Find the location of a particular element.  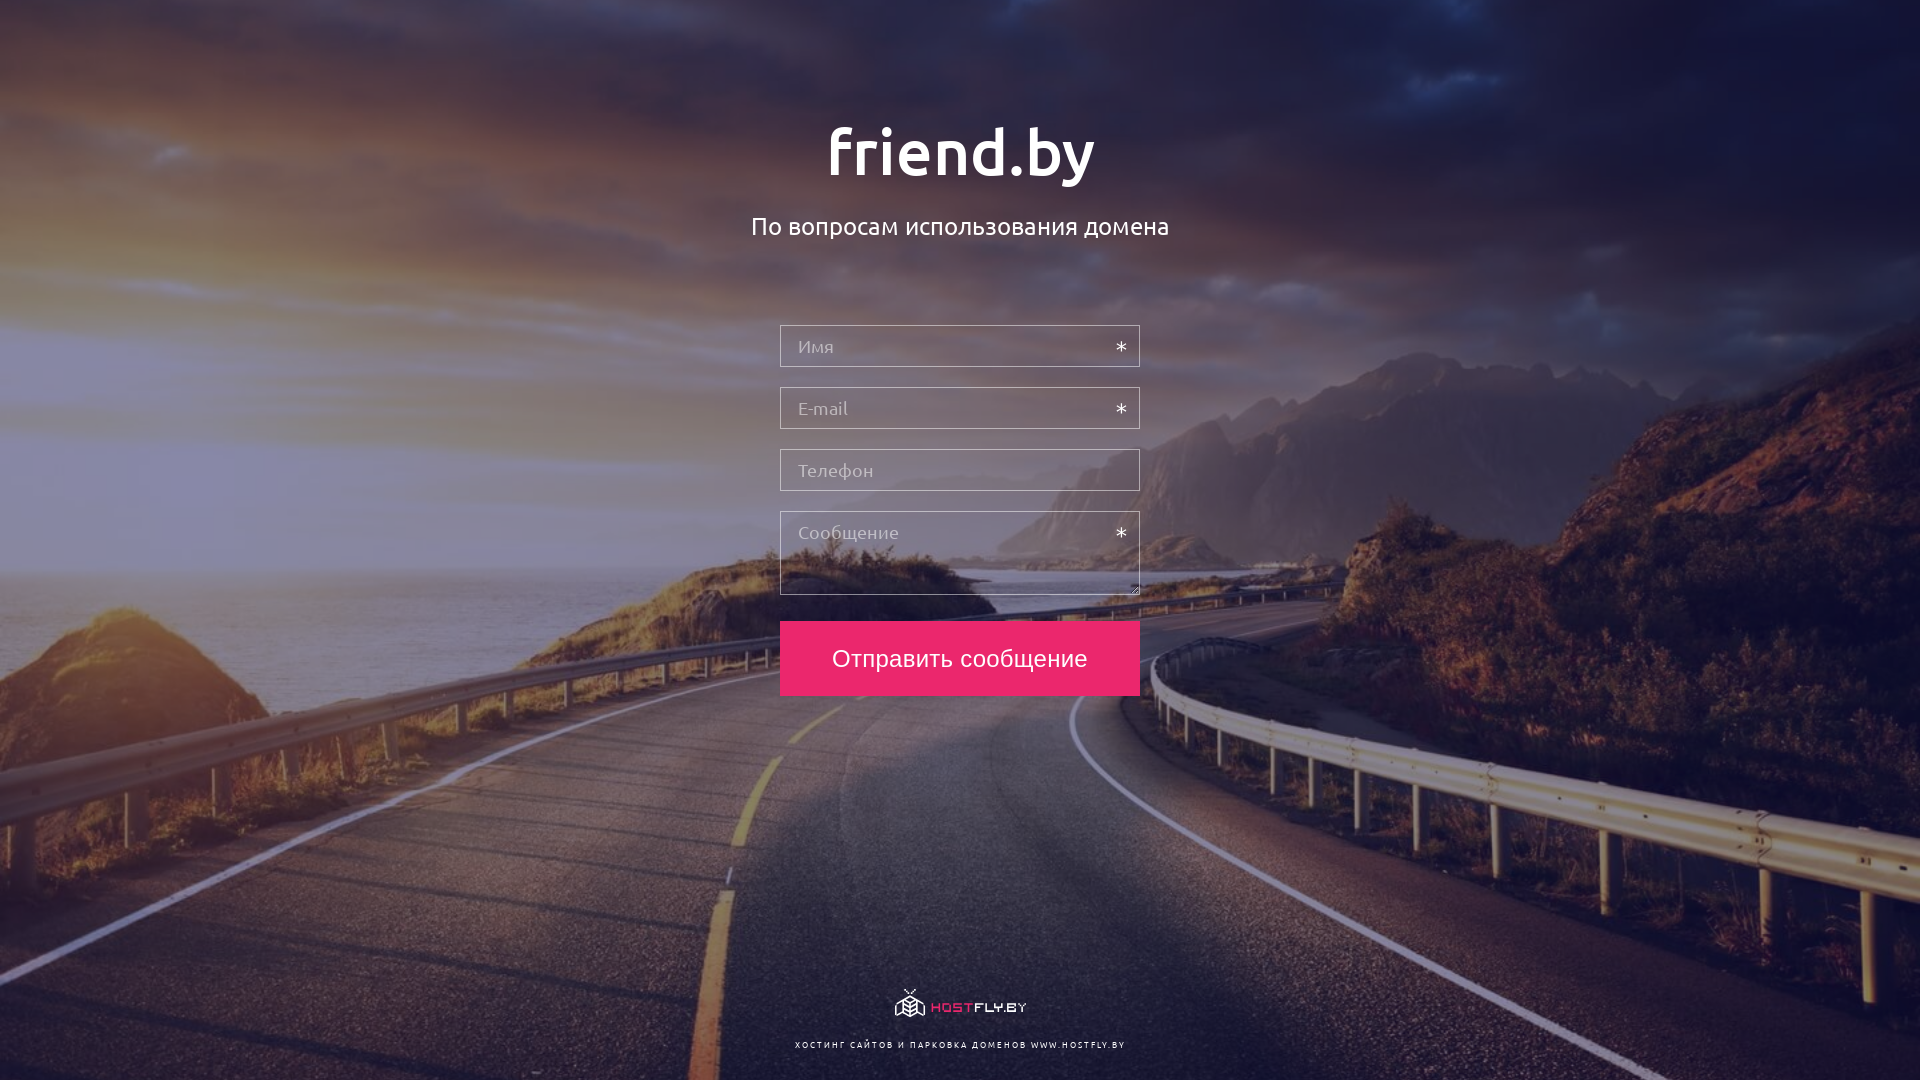

'WWW.HOSTFLY.BY' is located at coordinates (1076, 1043).